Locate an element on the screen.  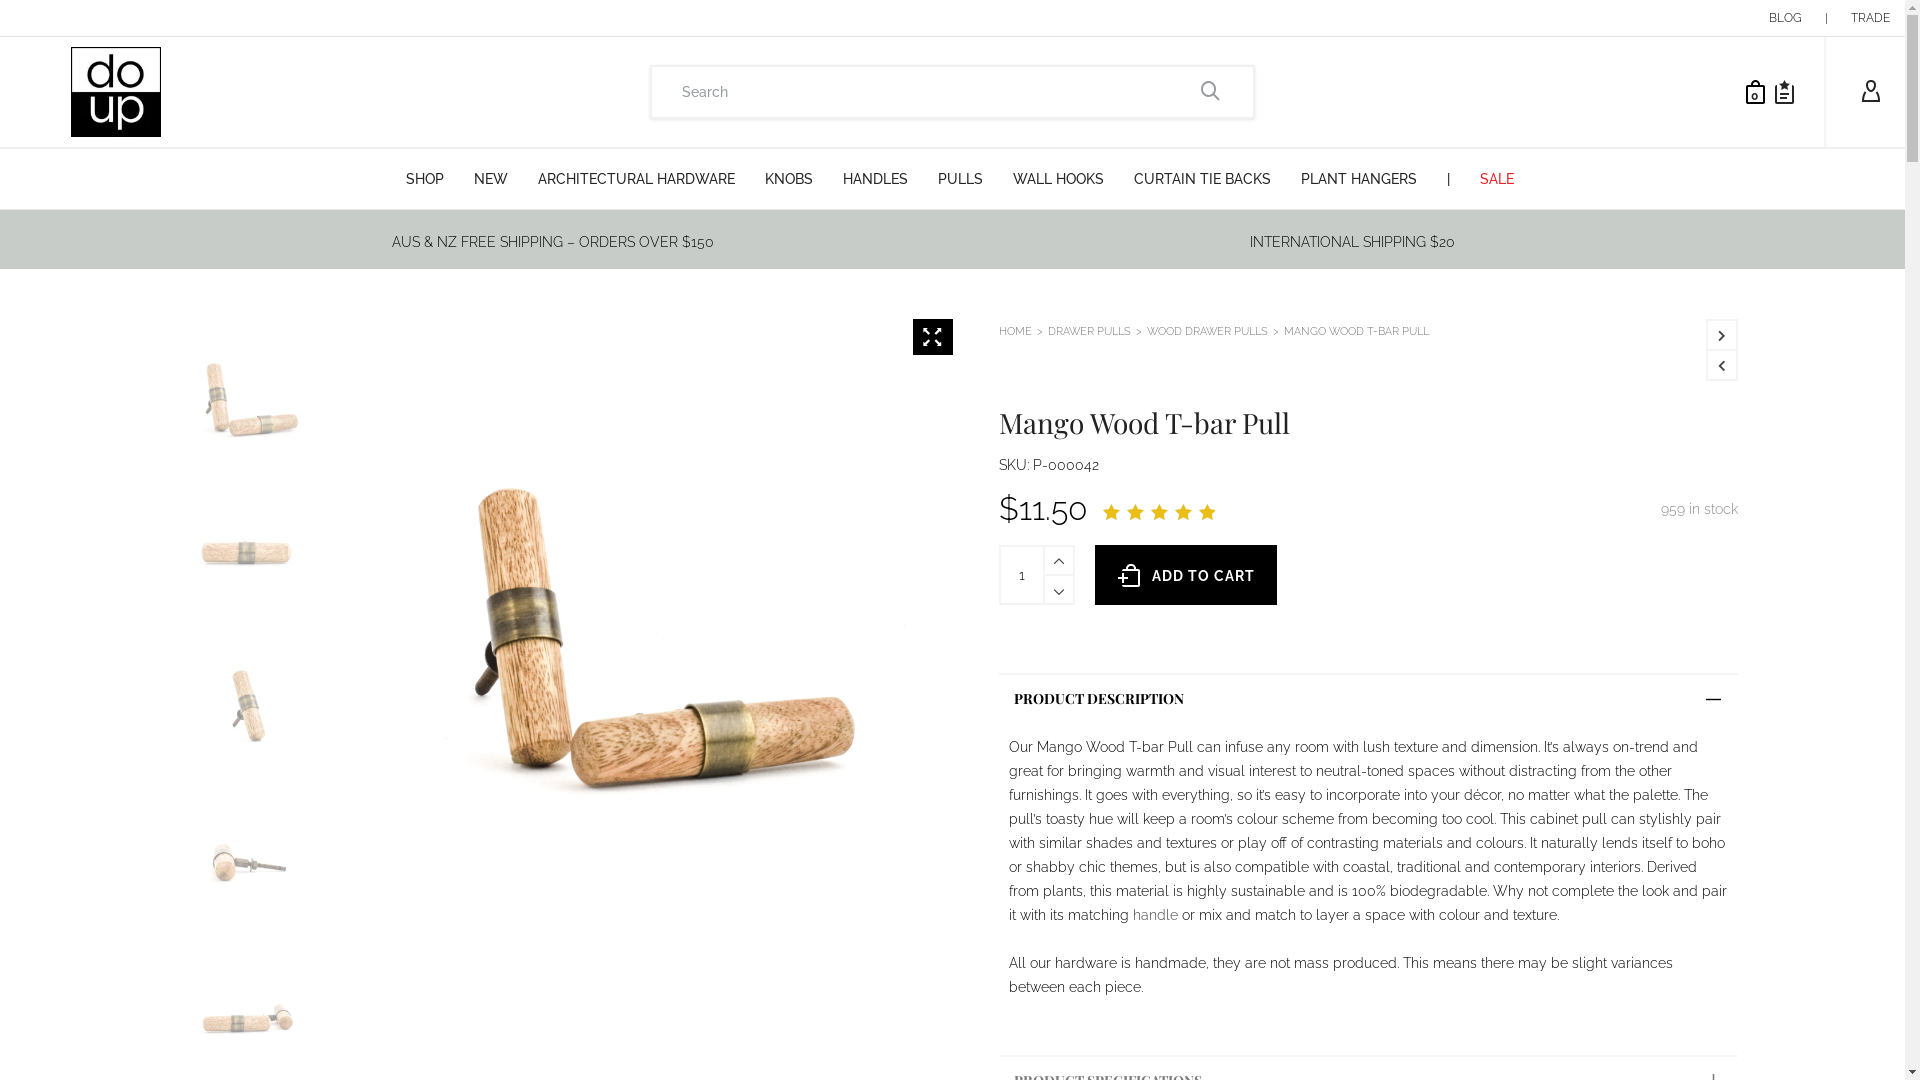
'ARCHITECTURAL HARDWARE' is located at coordinates (523, 177).